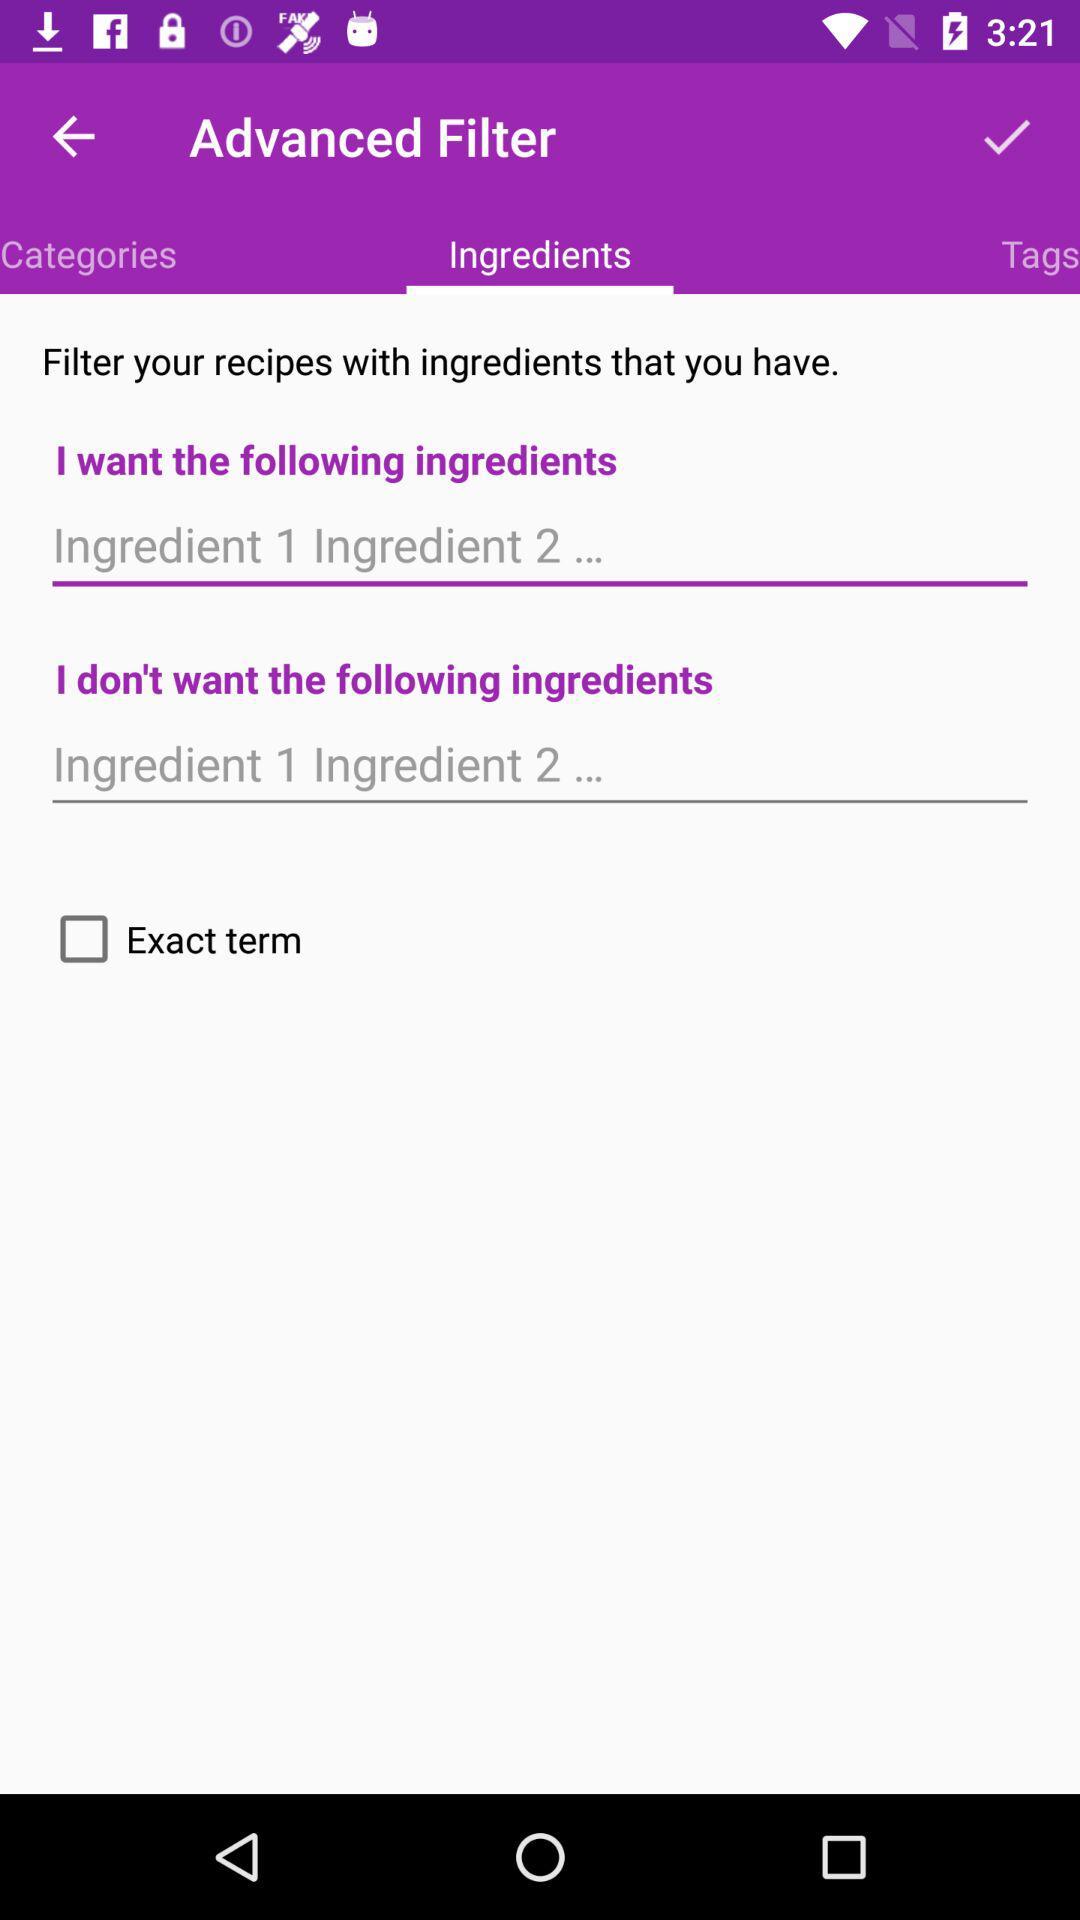 This screenshot has height=1920, width=1080. What do you see at coordinates (1006, 135) in the screenshot?
I see `item next to the advanced filter` at bounding box center [1006, 135].